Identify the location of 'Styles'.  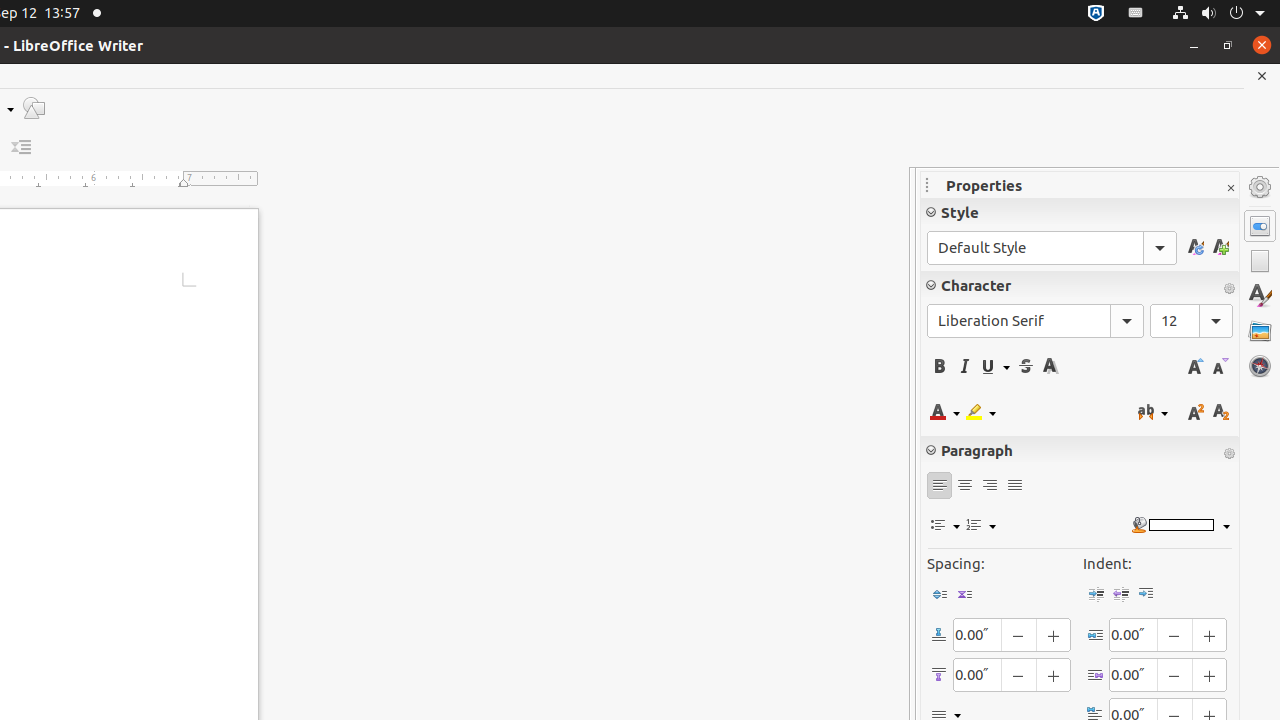
(1259, 295).